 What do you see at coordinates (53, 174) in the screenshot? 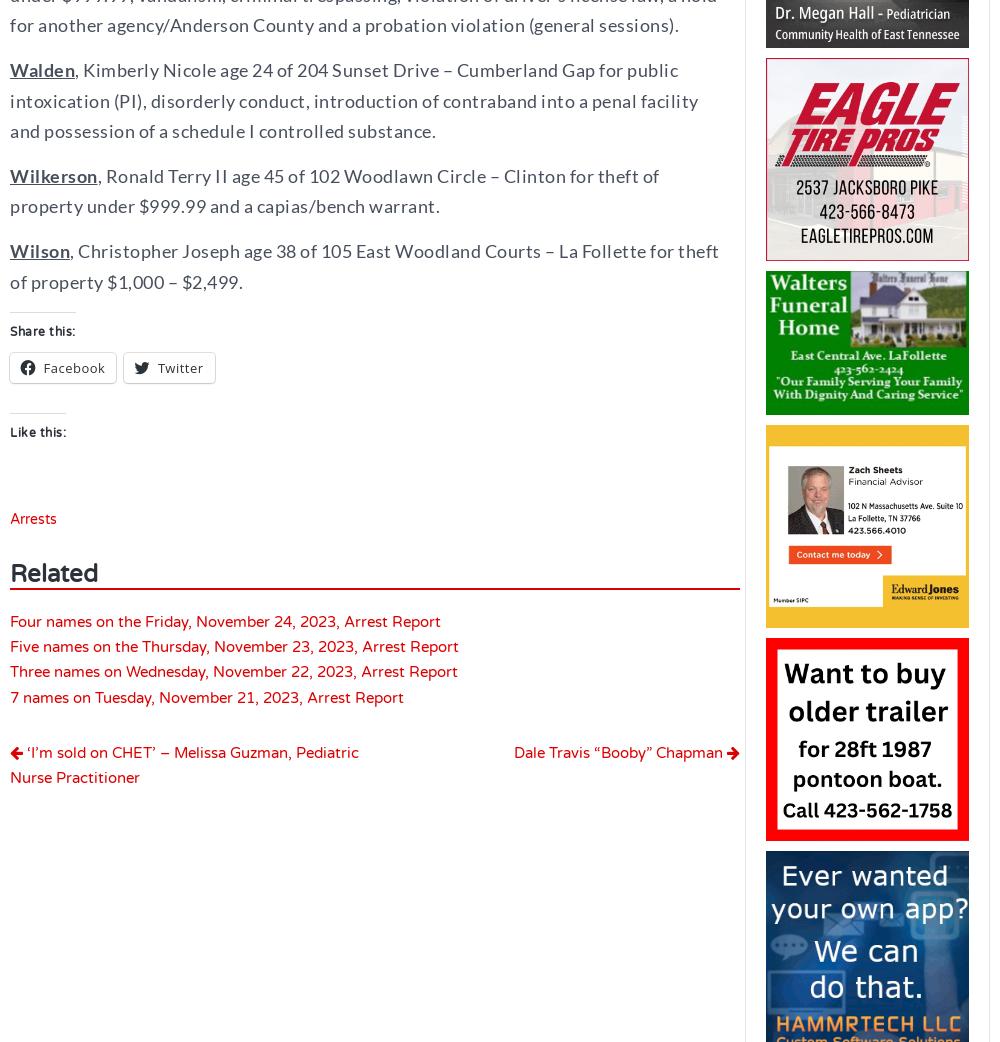
I see `'Wilkerson'` at bounding box center [53, 174].